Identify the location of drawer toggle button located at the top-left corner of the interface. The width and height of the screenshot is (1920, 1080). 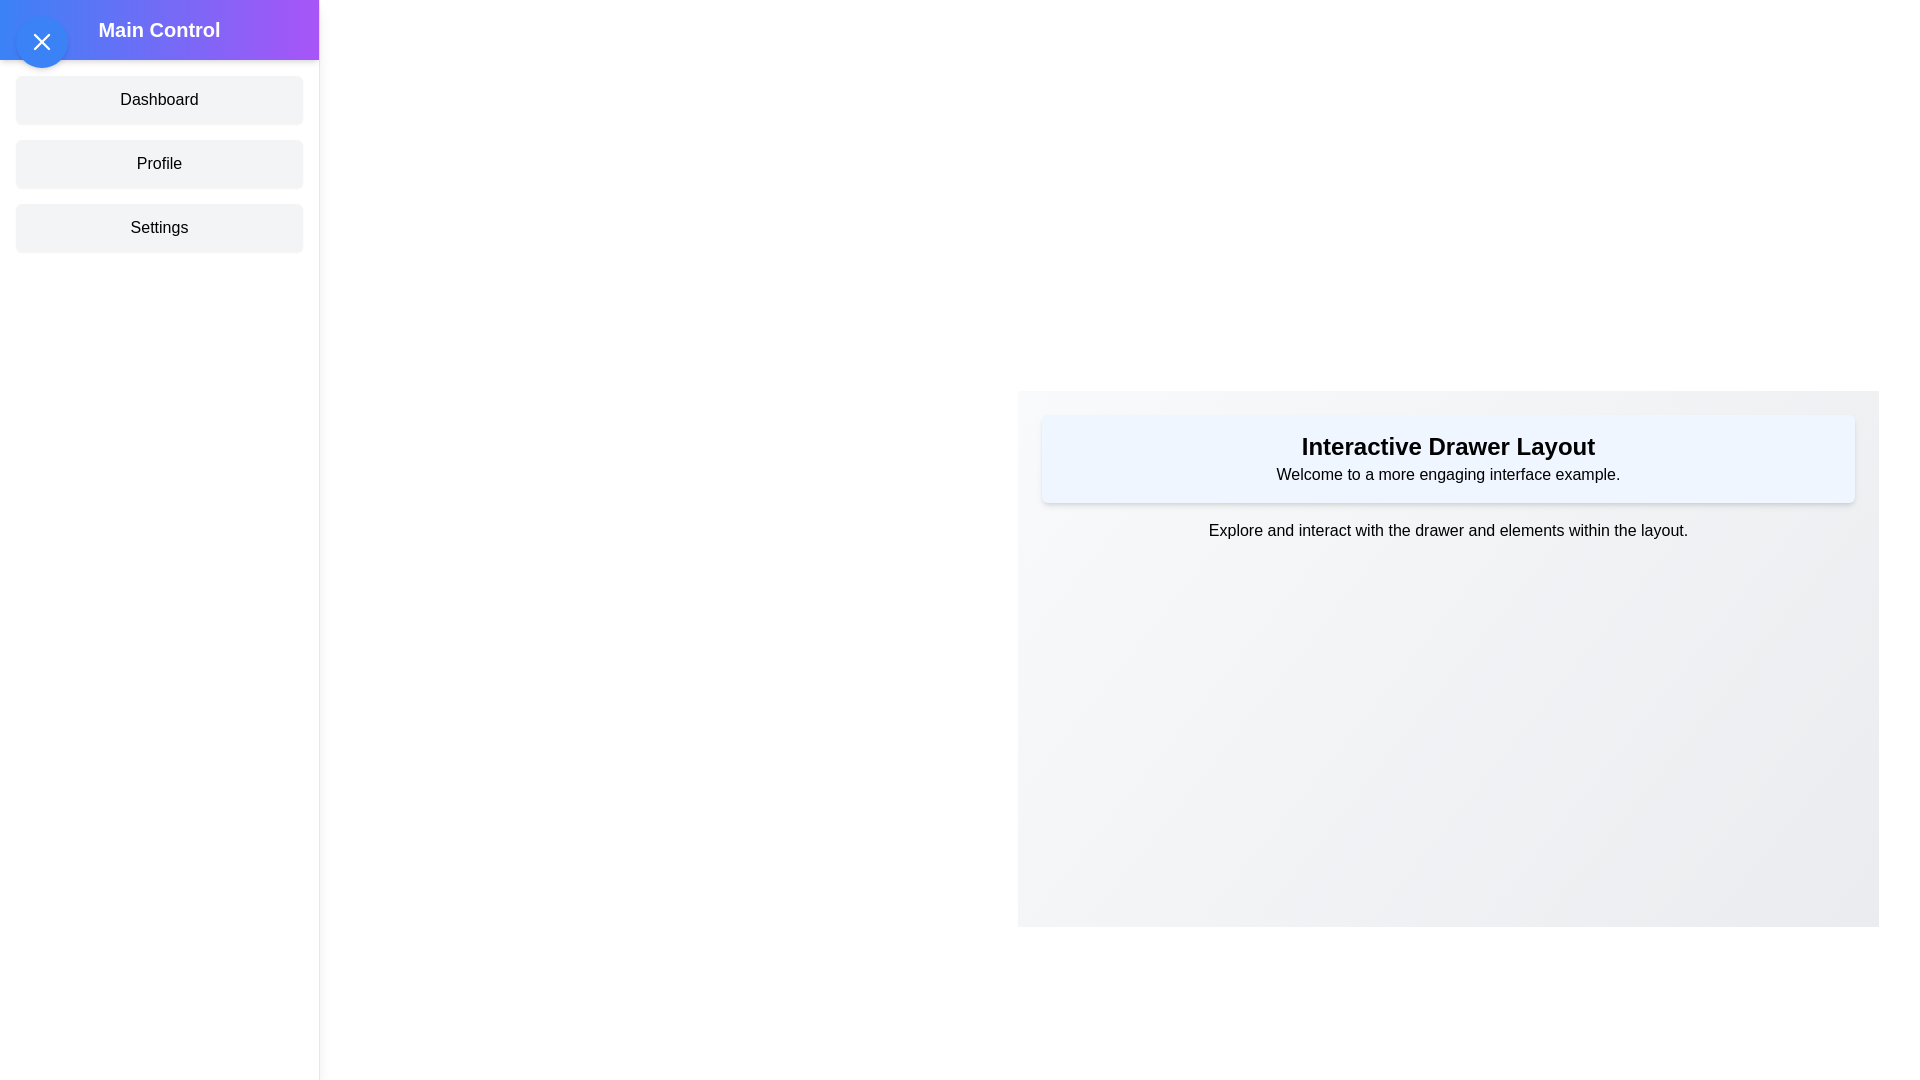
(42, 42).